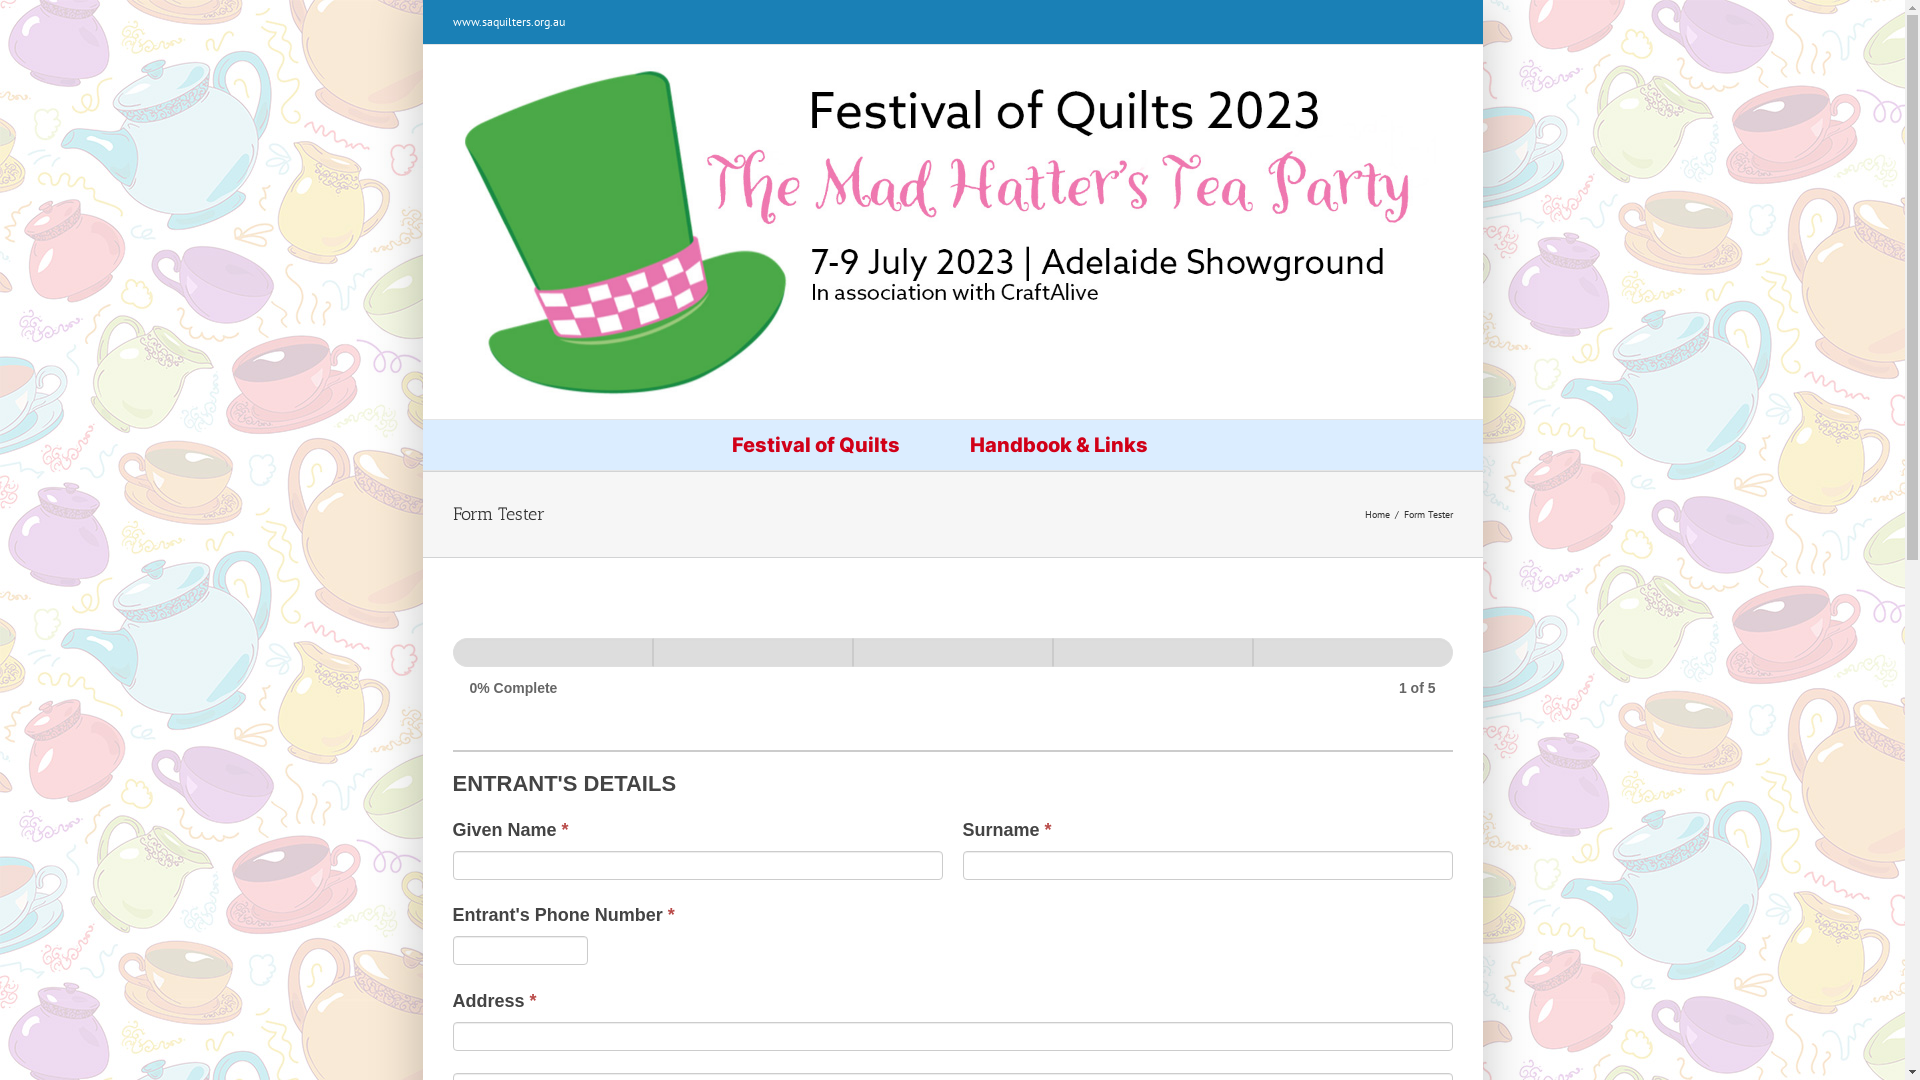  Describe the element at coordinates (947, 443) in the screenshot. I see `'Handbook & Links'` at that location.